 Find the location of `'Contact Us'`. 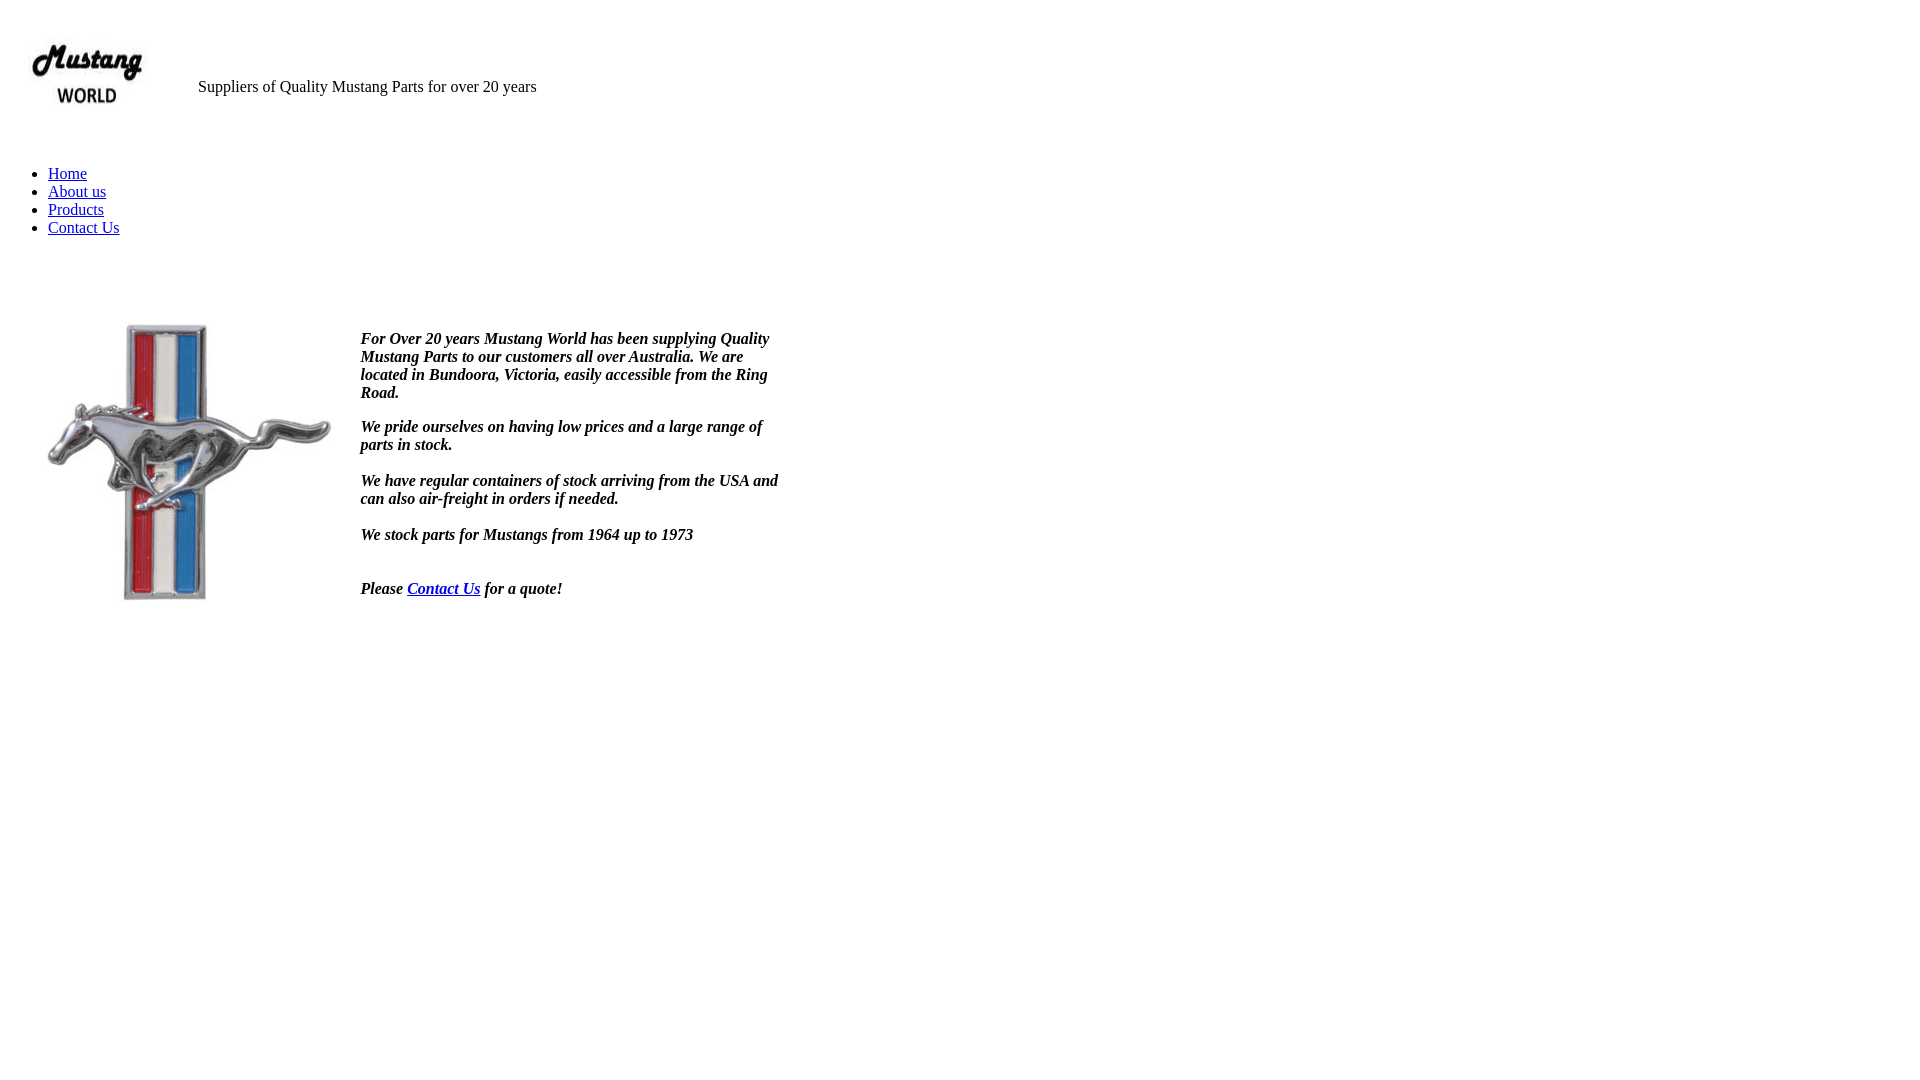

'Contact Us' is located at coordinates (442, 587).